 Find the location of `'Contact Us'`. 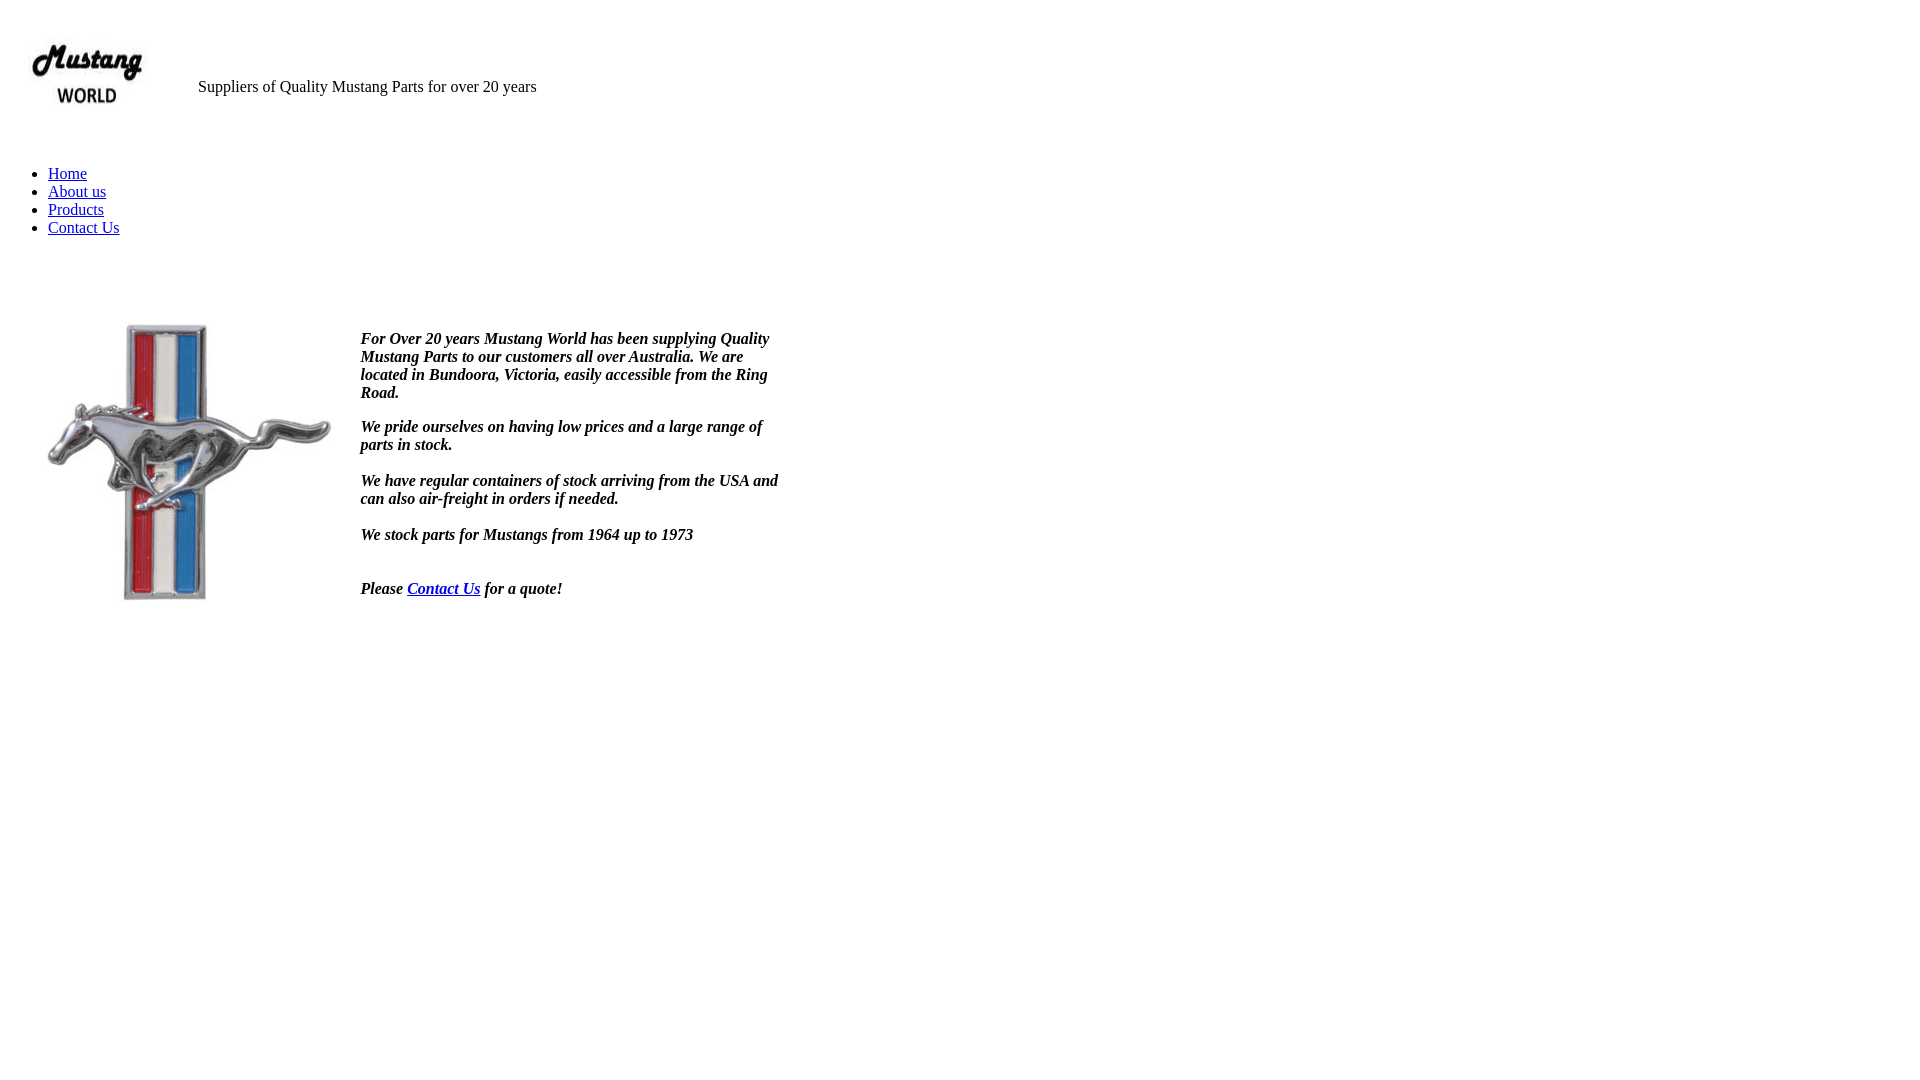

'Contact Us' is located at coordinates (442, 587).